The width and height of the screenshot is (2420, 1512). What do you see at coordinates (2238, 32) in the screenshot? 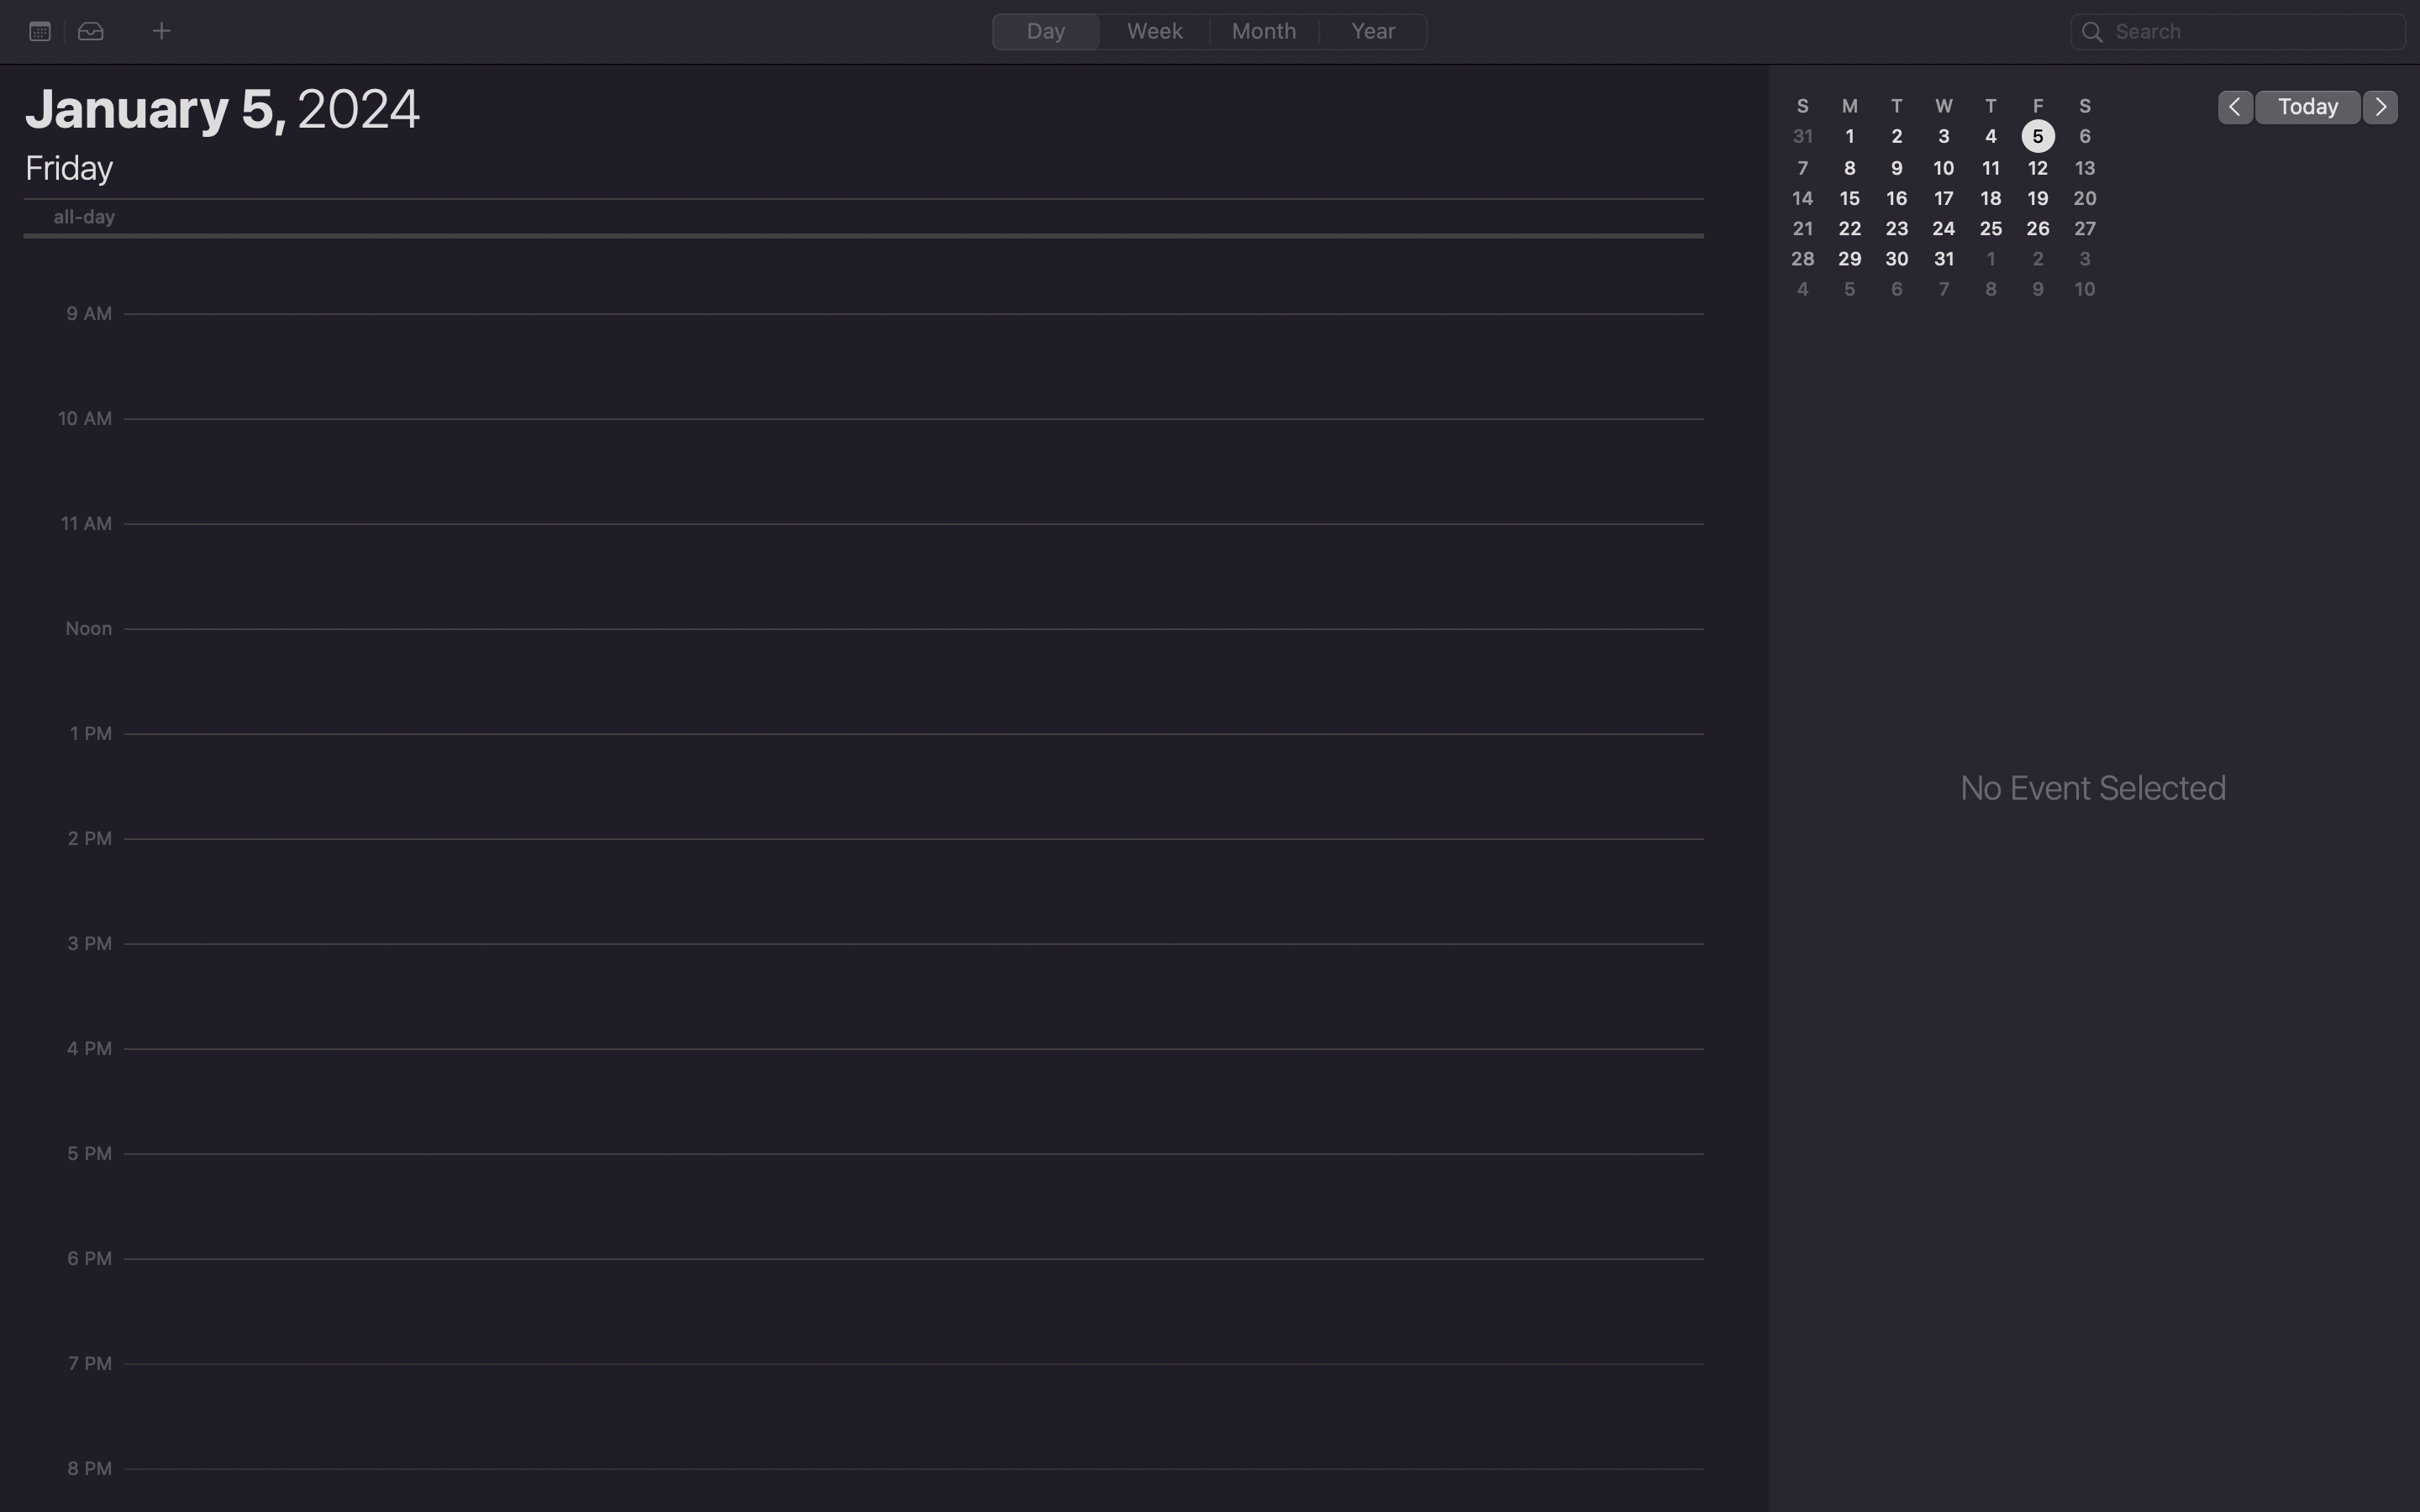
I see `Look up the event "Joe birthday` at bounding box center [2238, 32].